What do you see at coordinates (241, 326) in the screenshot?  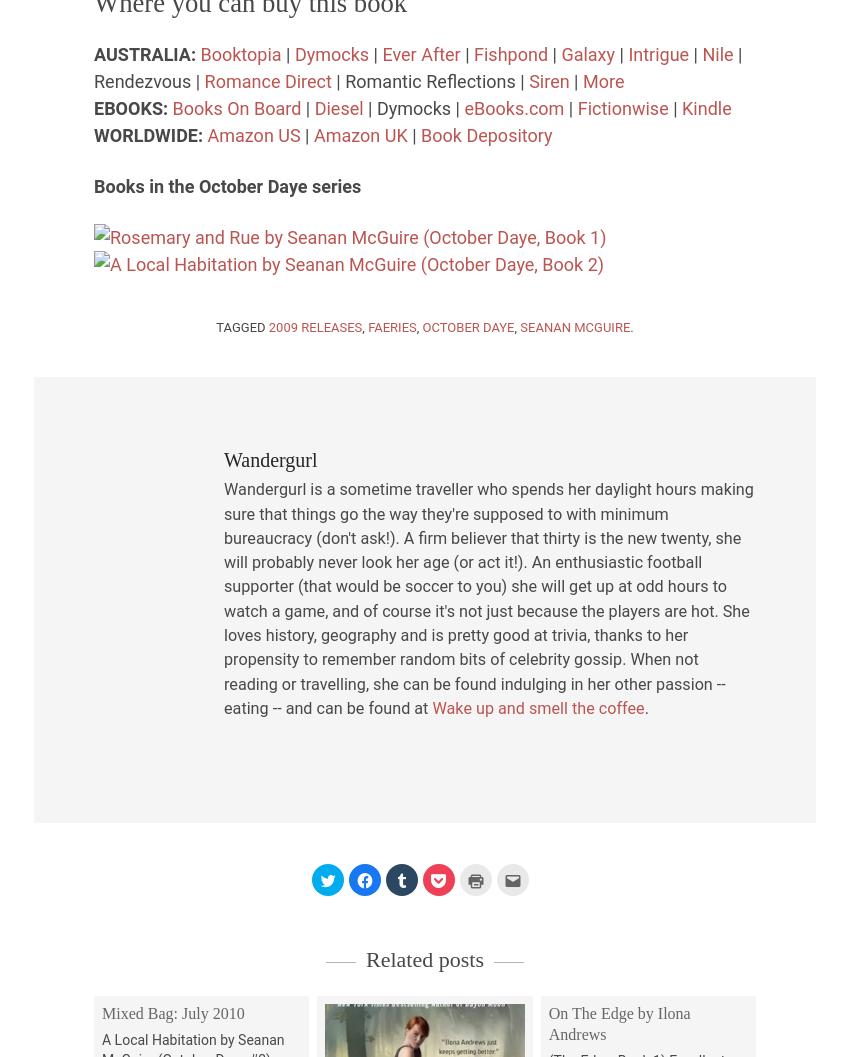 I see `'Tagged'` at bounding box center [241, 326].